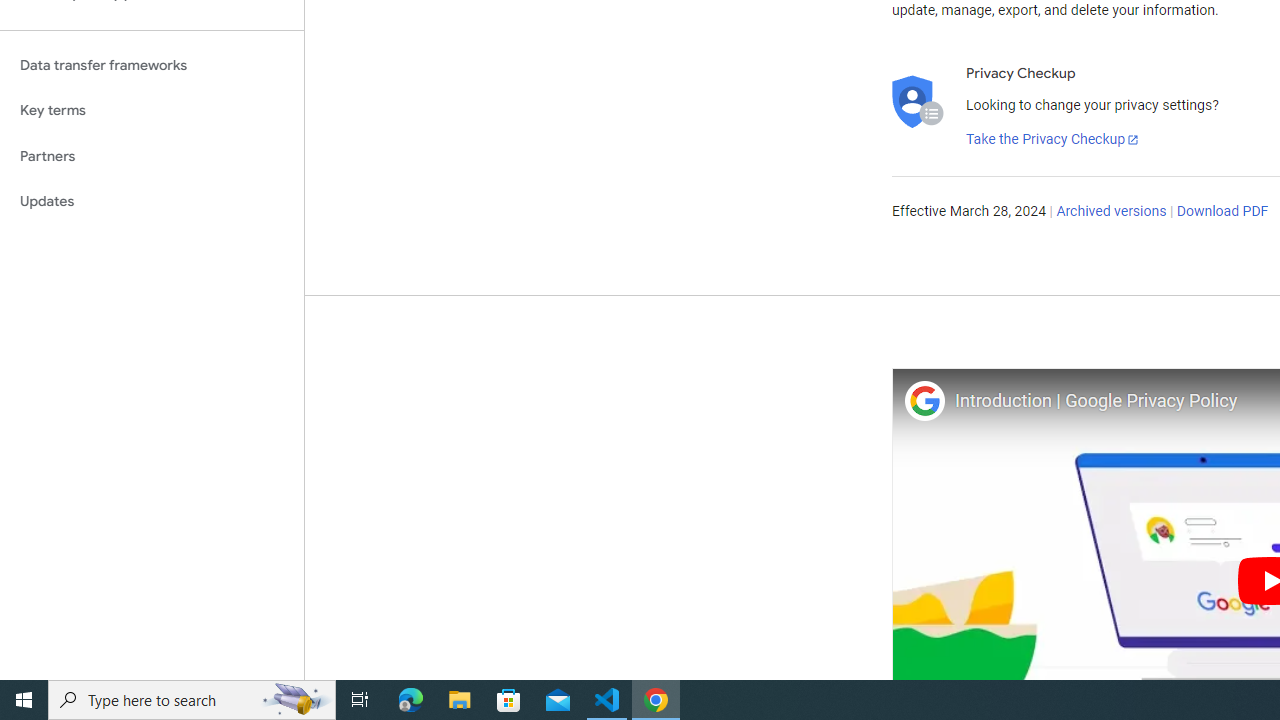 The image size is (1280, 720). I want to click on 'Data transfer frameworks', so click(151, 64).